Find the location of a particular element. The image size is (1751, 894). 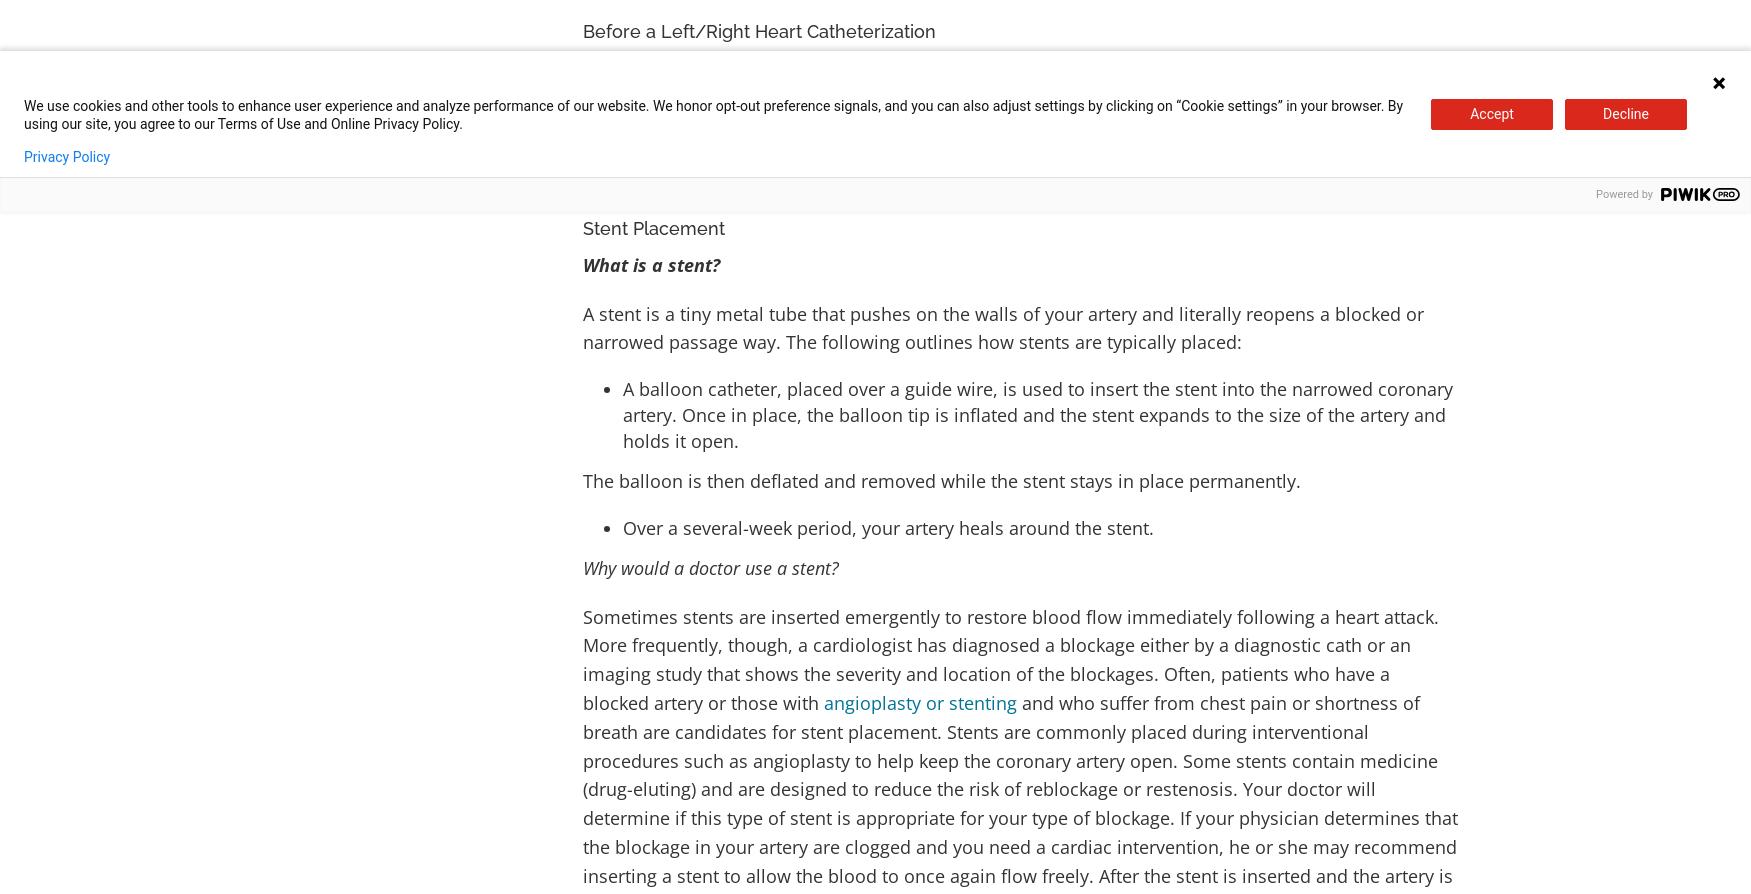

'The balloon is then deflated and removed while the stent stays in place permanently.' is located at coordinates (941, 479).